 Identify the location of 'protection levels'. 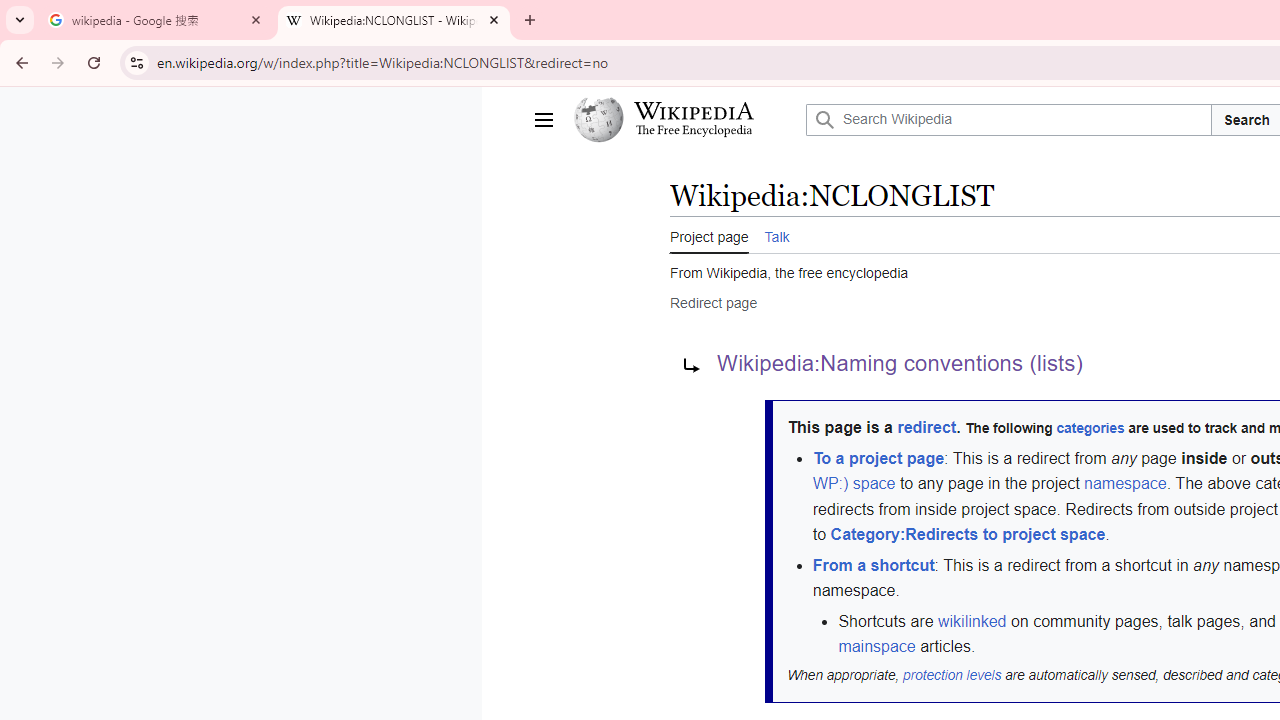
(951, 675).